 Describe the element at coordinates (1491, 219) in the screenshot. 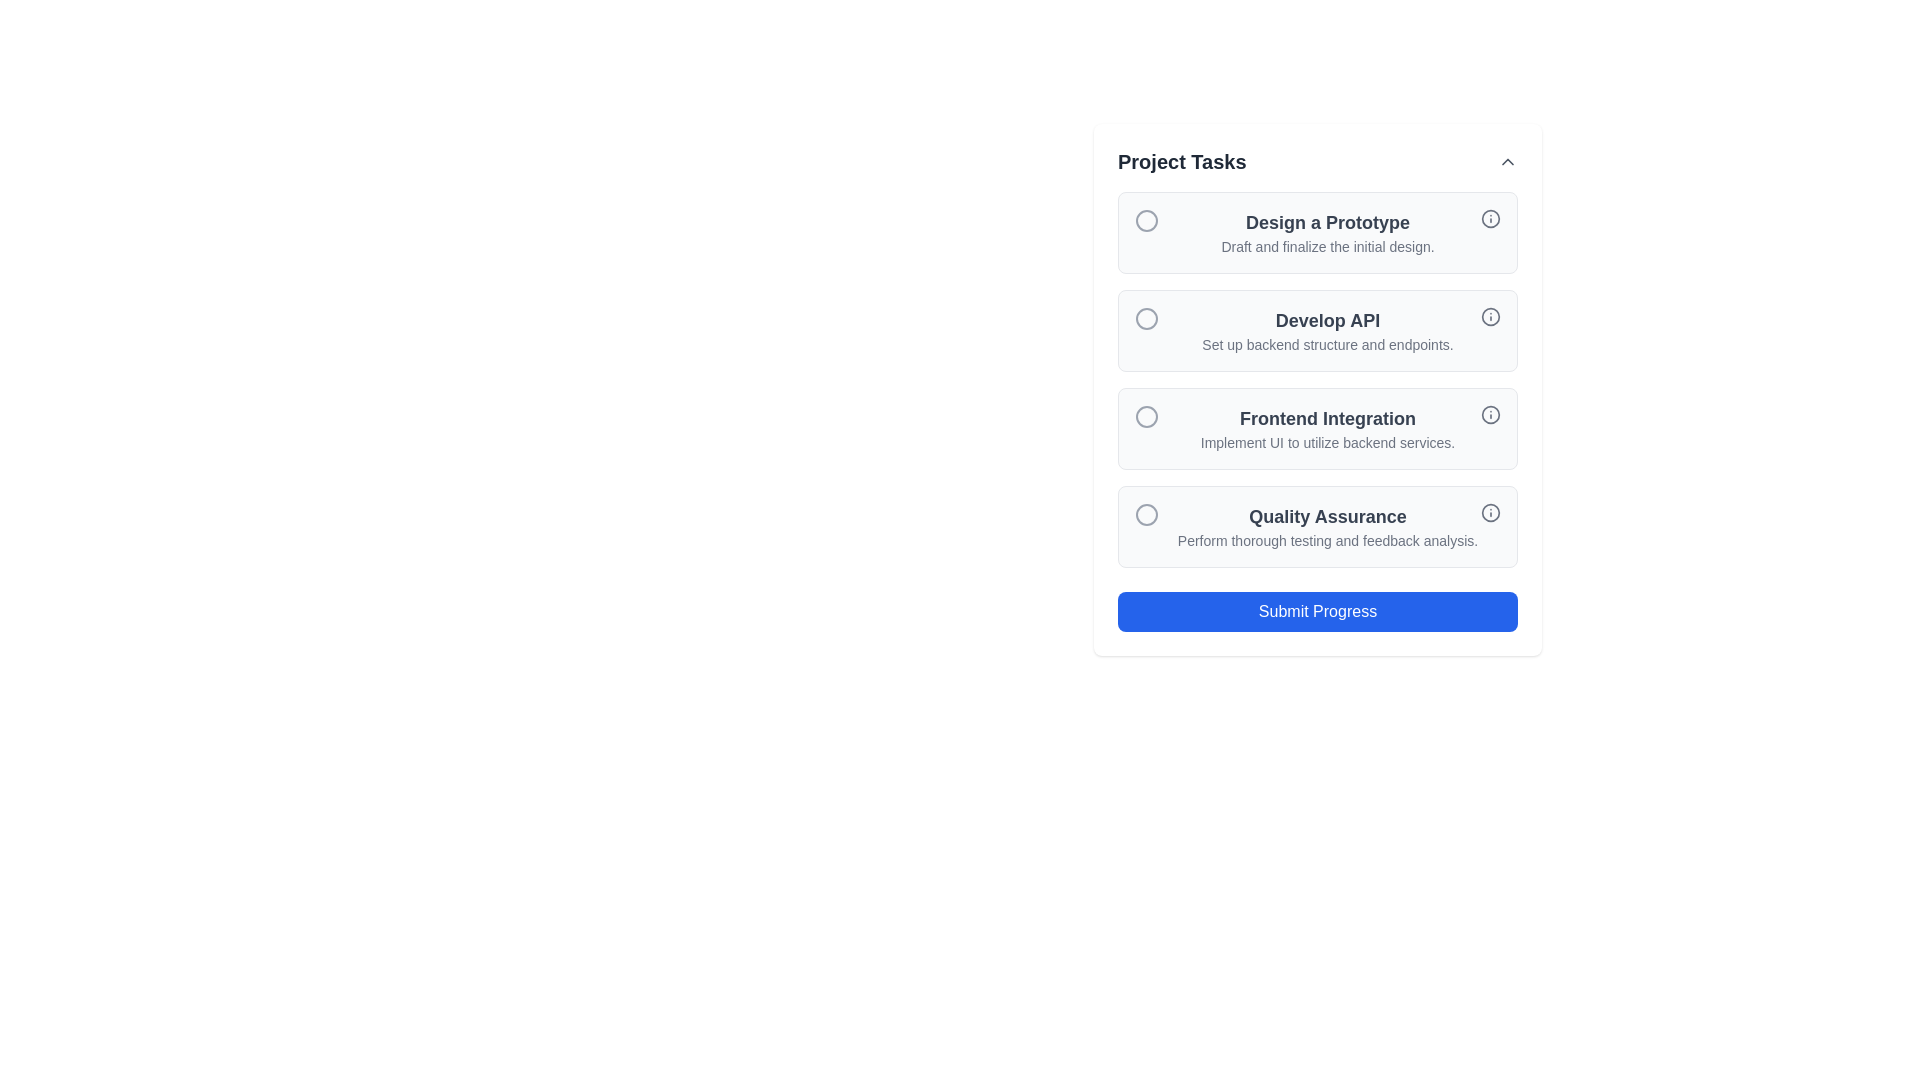

I see `the circular icon located at the top-right corner of the 'Design a Prototype' task item, which serves as a symbolic or decorative component` at that location.